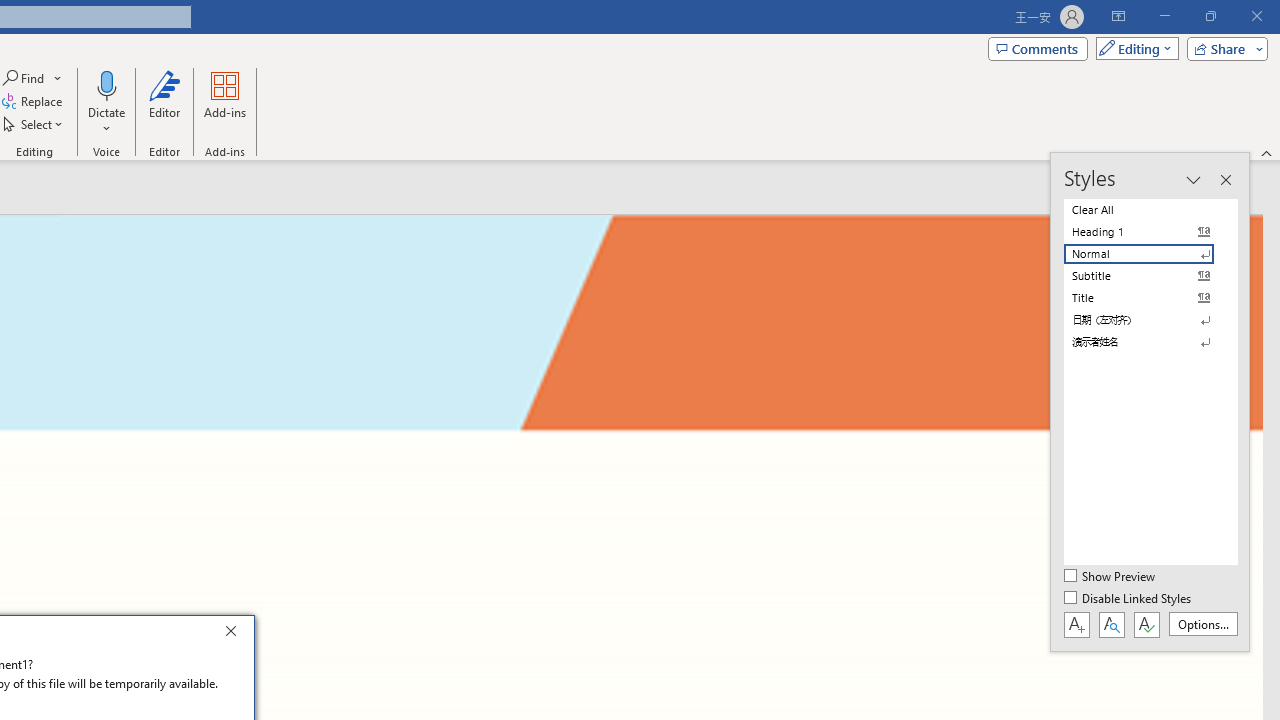 The height and width of the screenshot is (720, 1280). What do you see at coordinates (1038, 47) in the screenshot?
I see `'Comments'` at bounding box center [1038, 47].